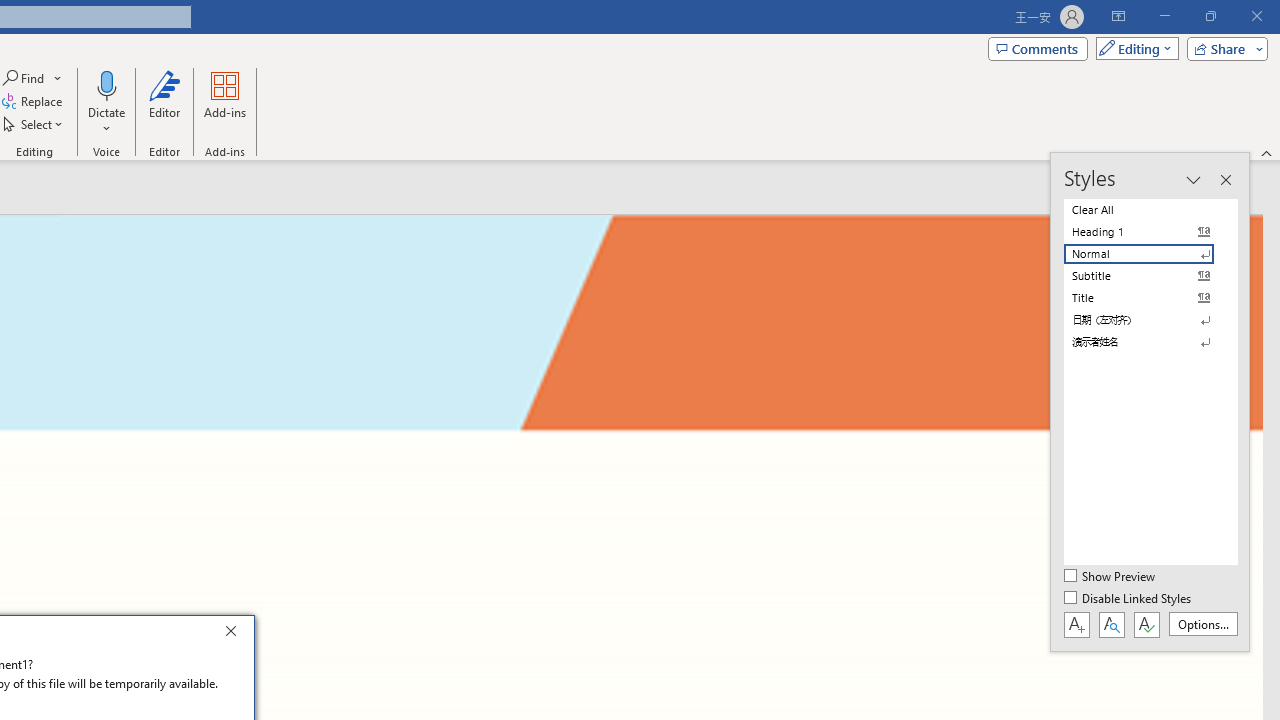 The height and width of the screenshot is (720, 1280). What do you see at coordinates (1038, 47) in the screenshot?
I see `'Comments'` at bounding box center [1038, 47].